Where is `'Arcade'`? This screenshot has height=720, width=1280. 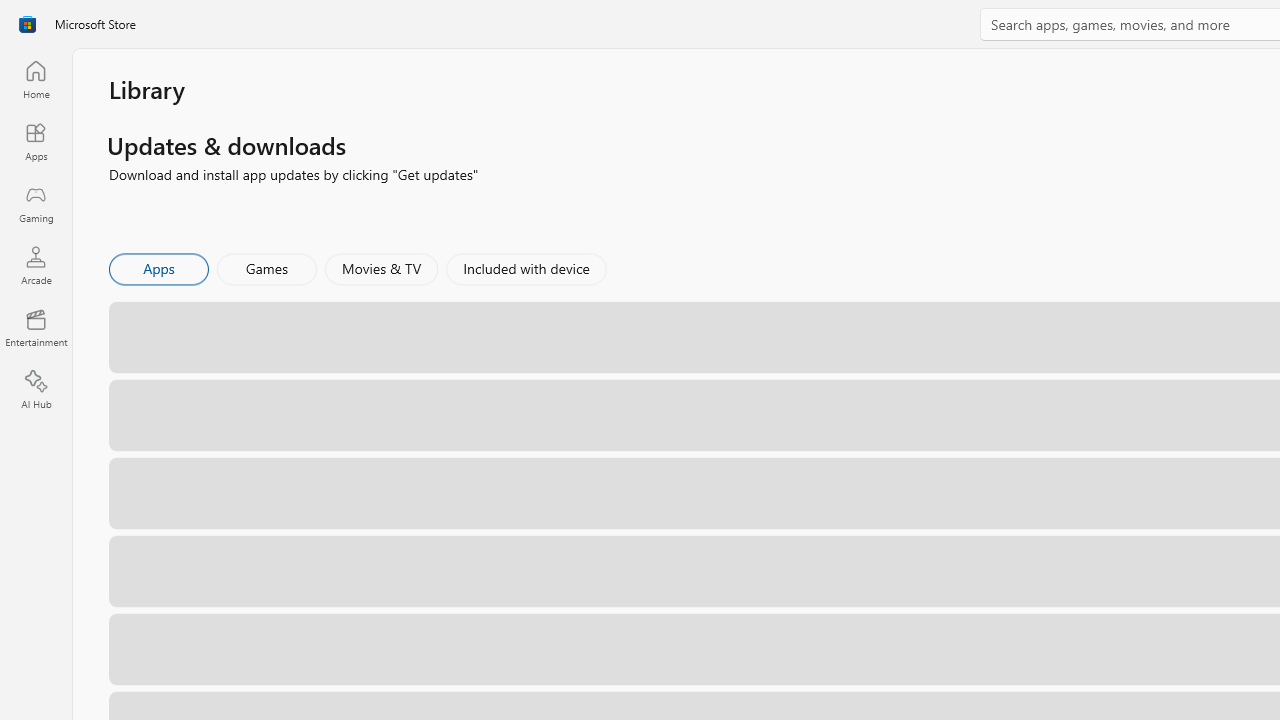
'Arcade' is located at coordinates (35, 264).